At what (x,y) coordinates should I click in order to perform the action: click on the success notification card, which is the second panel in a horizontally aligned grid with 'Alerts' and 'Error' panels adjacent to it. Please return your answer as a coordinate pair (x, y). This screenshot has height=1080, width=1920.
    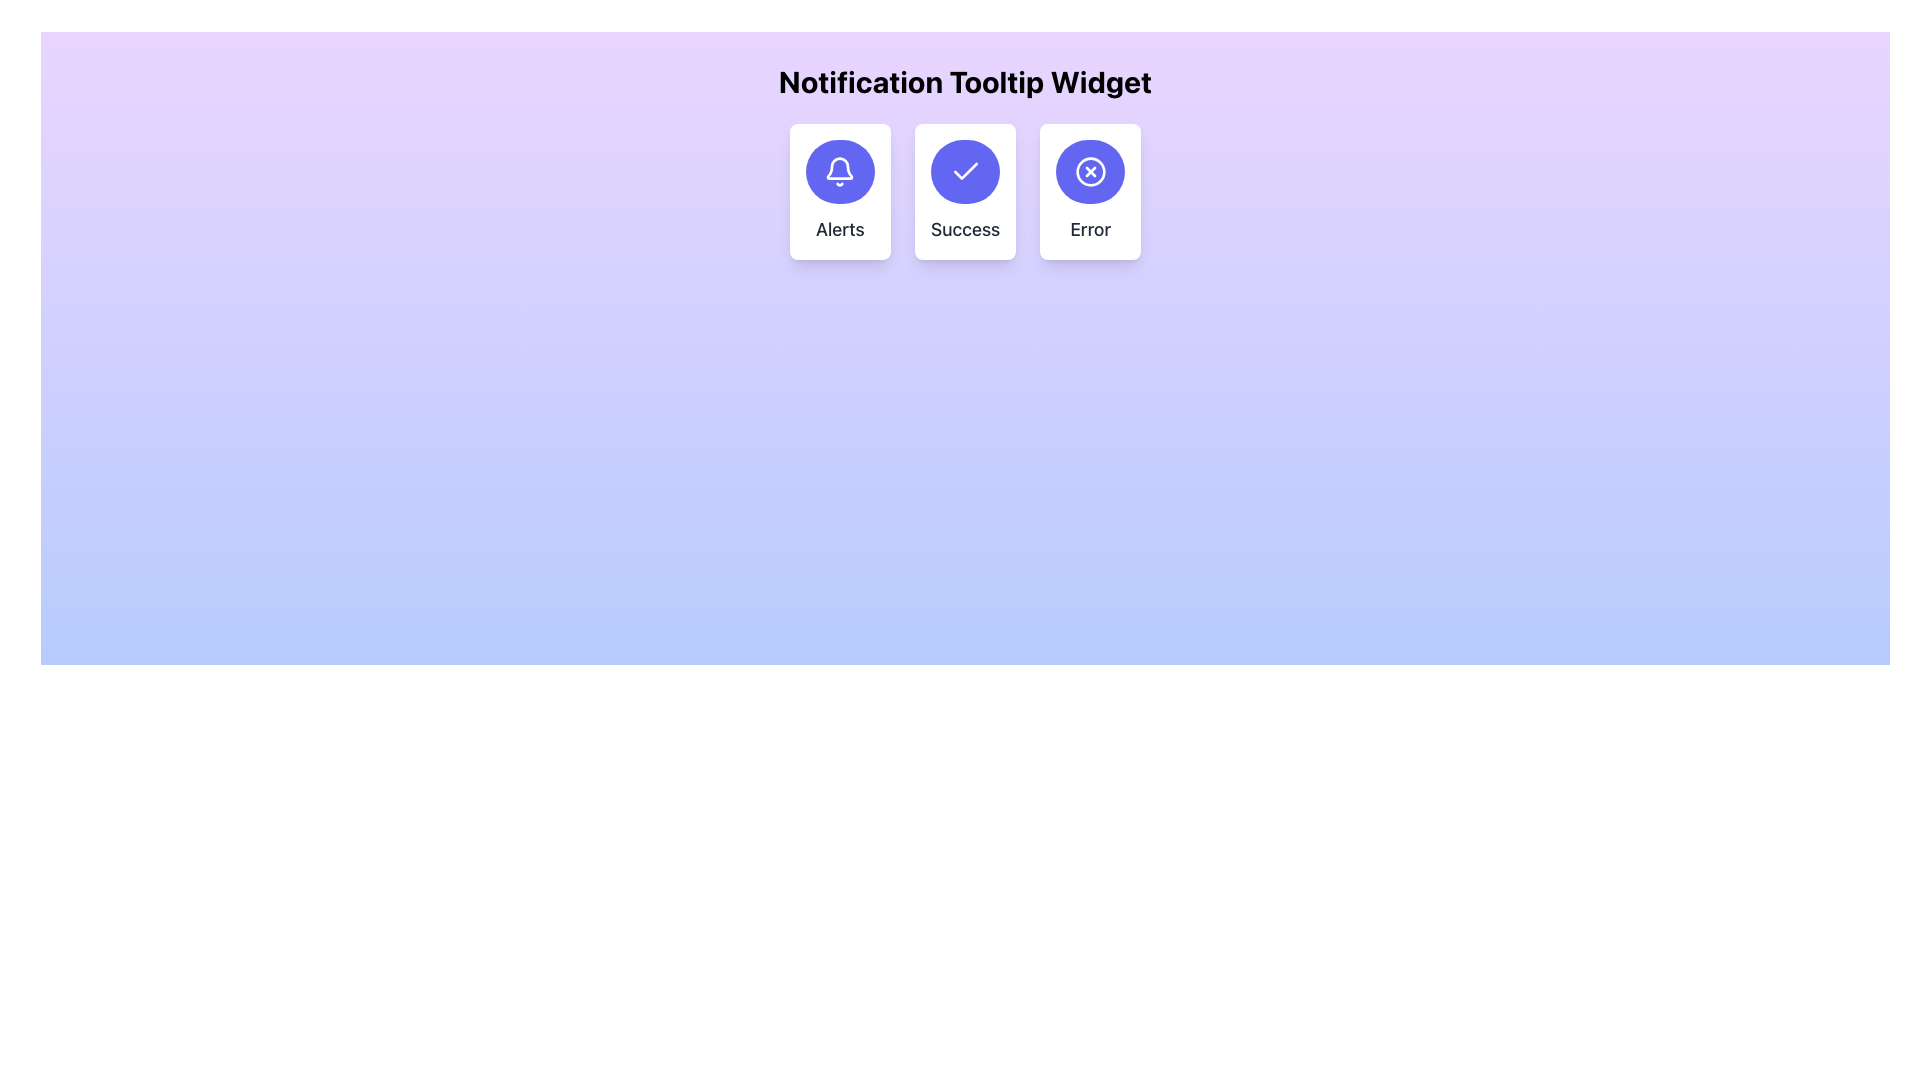
    Looking at the image, I should click on (965, 192).